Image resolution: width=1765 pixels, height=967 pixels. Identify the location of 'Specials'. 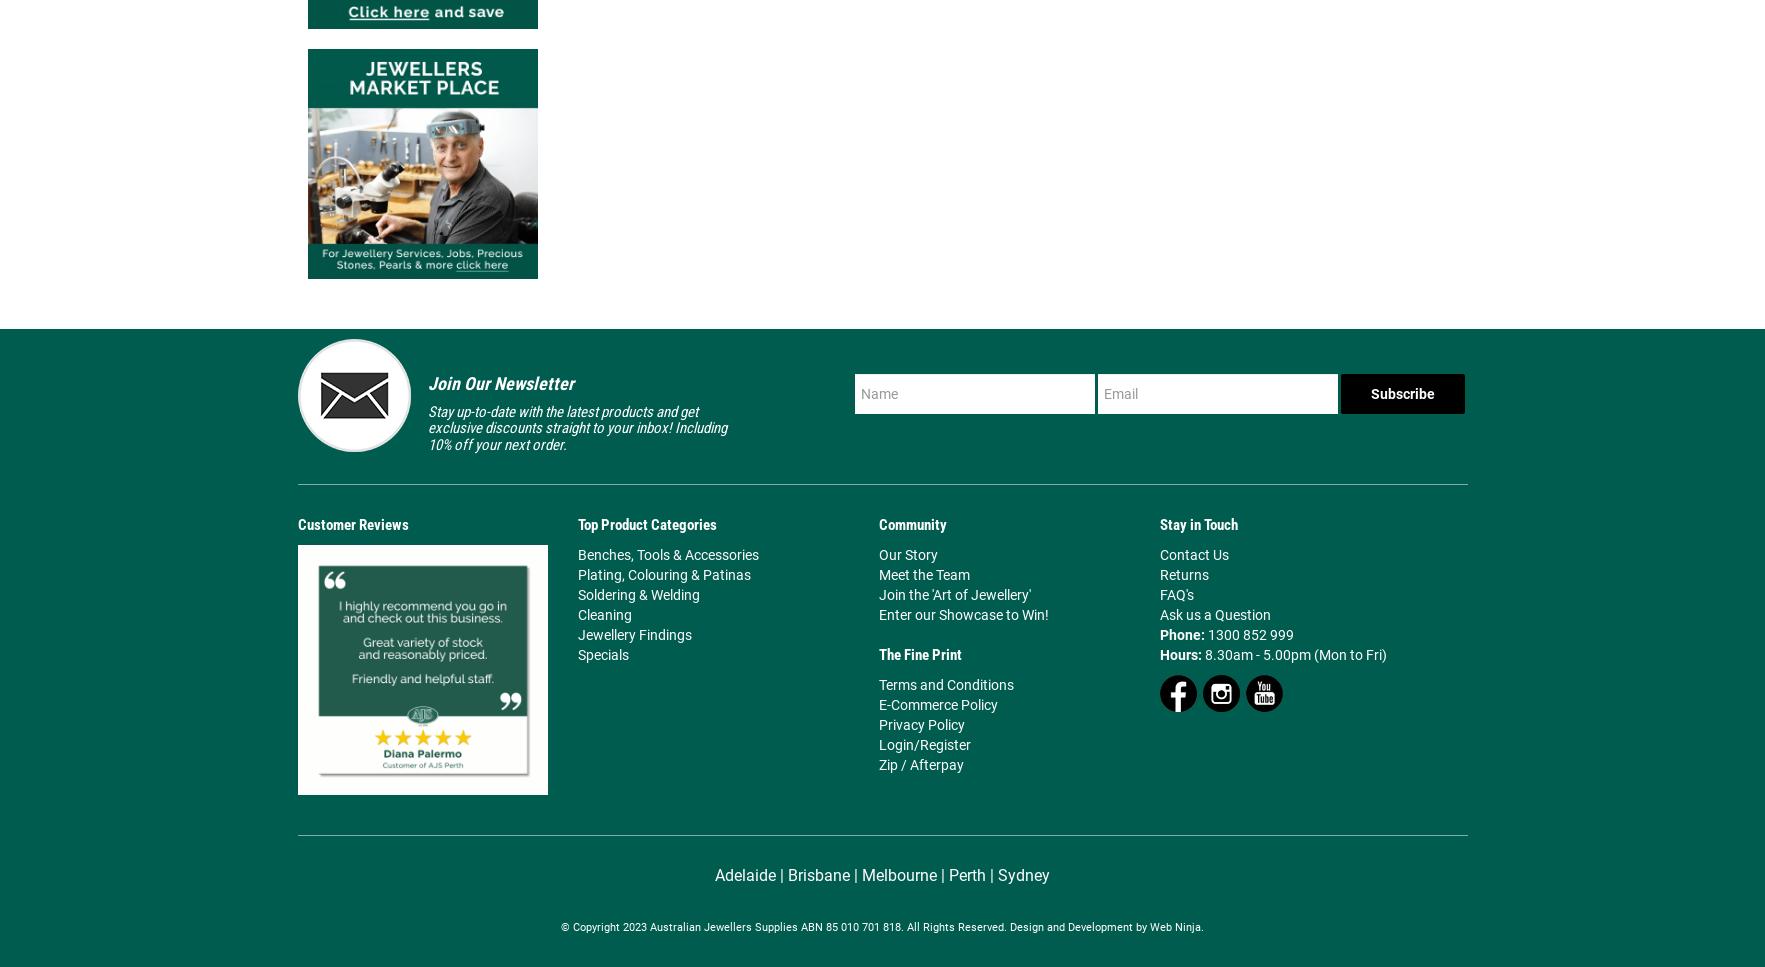
(602, 654).